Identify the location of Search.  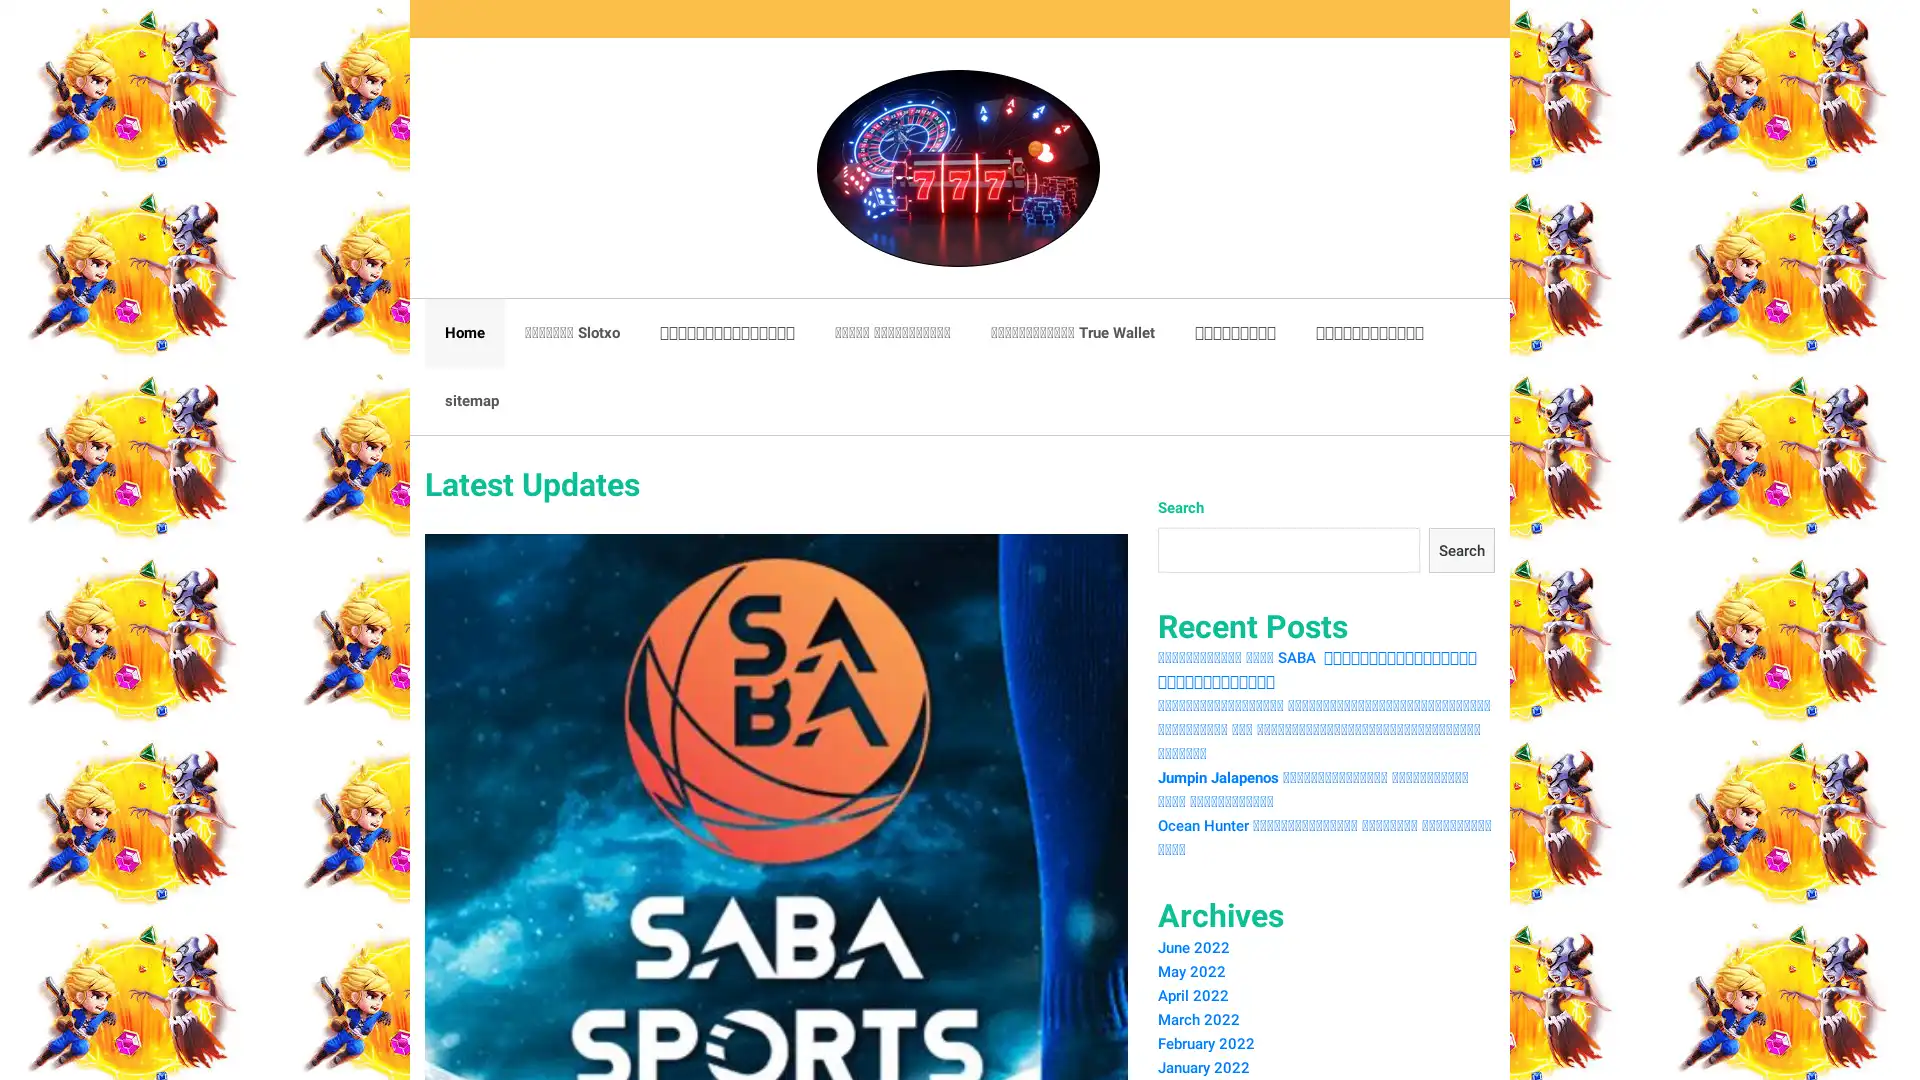
(1460, 550).